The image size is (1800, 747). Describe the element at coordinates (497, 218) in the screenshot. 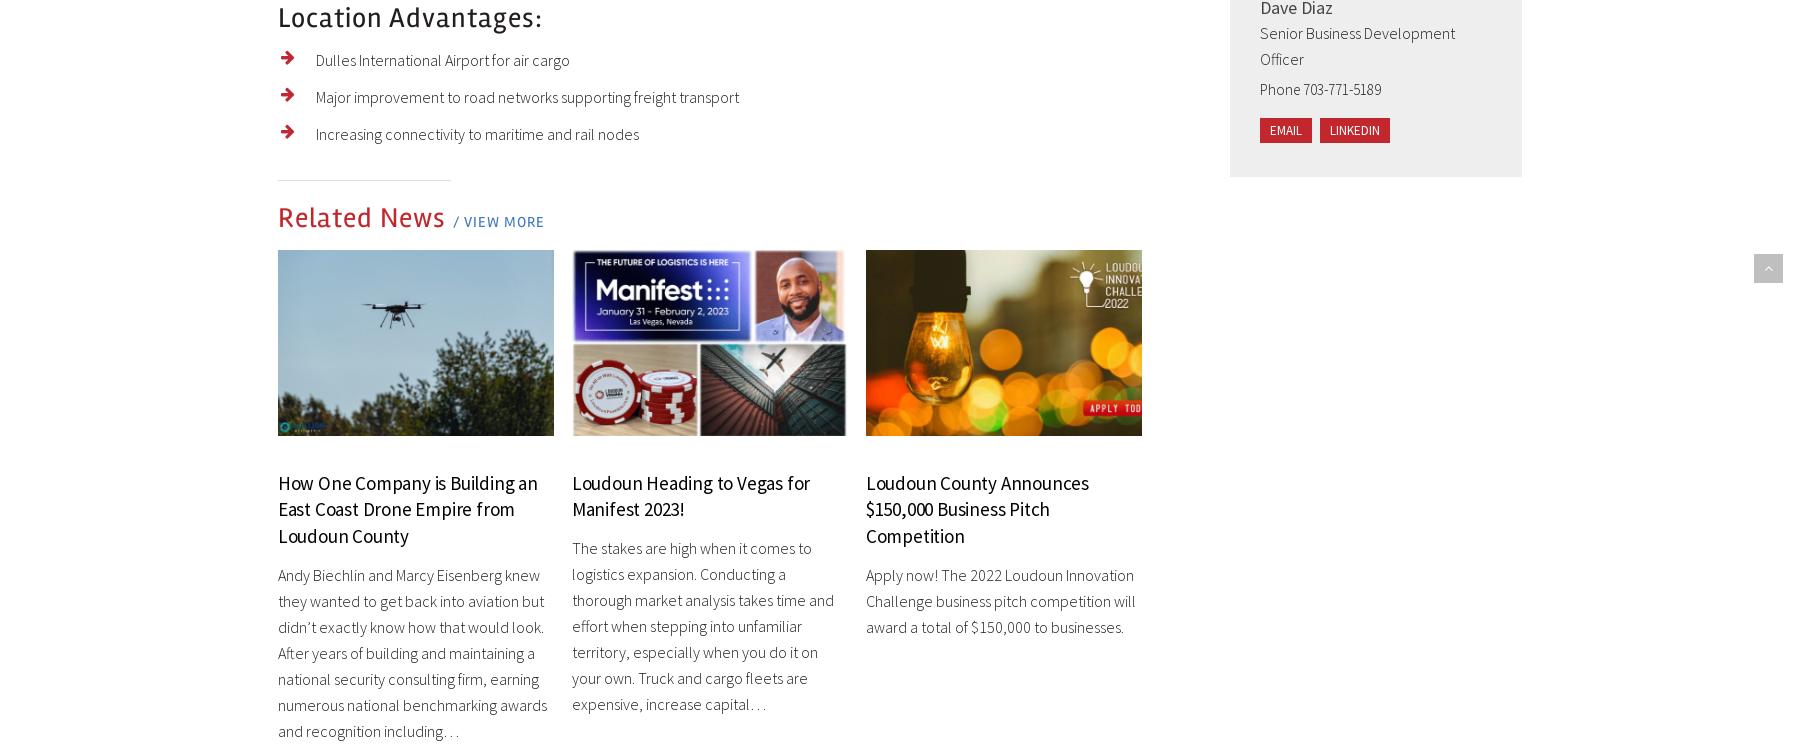

I see `'/ View More'` at that location.